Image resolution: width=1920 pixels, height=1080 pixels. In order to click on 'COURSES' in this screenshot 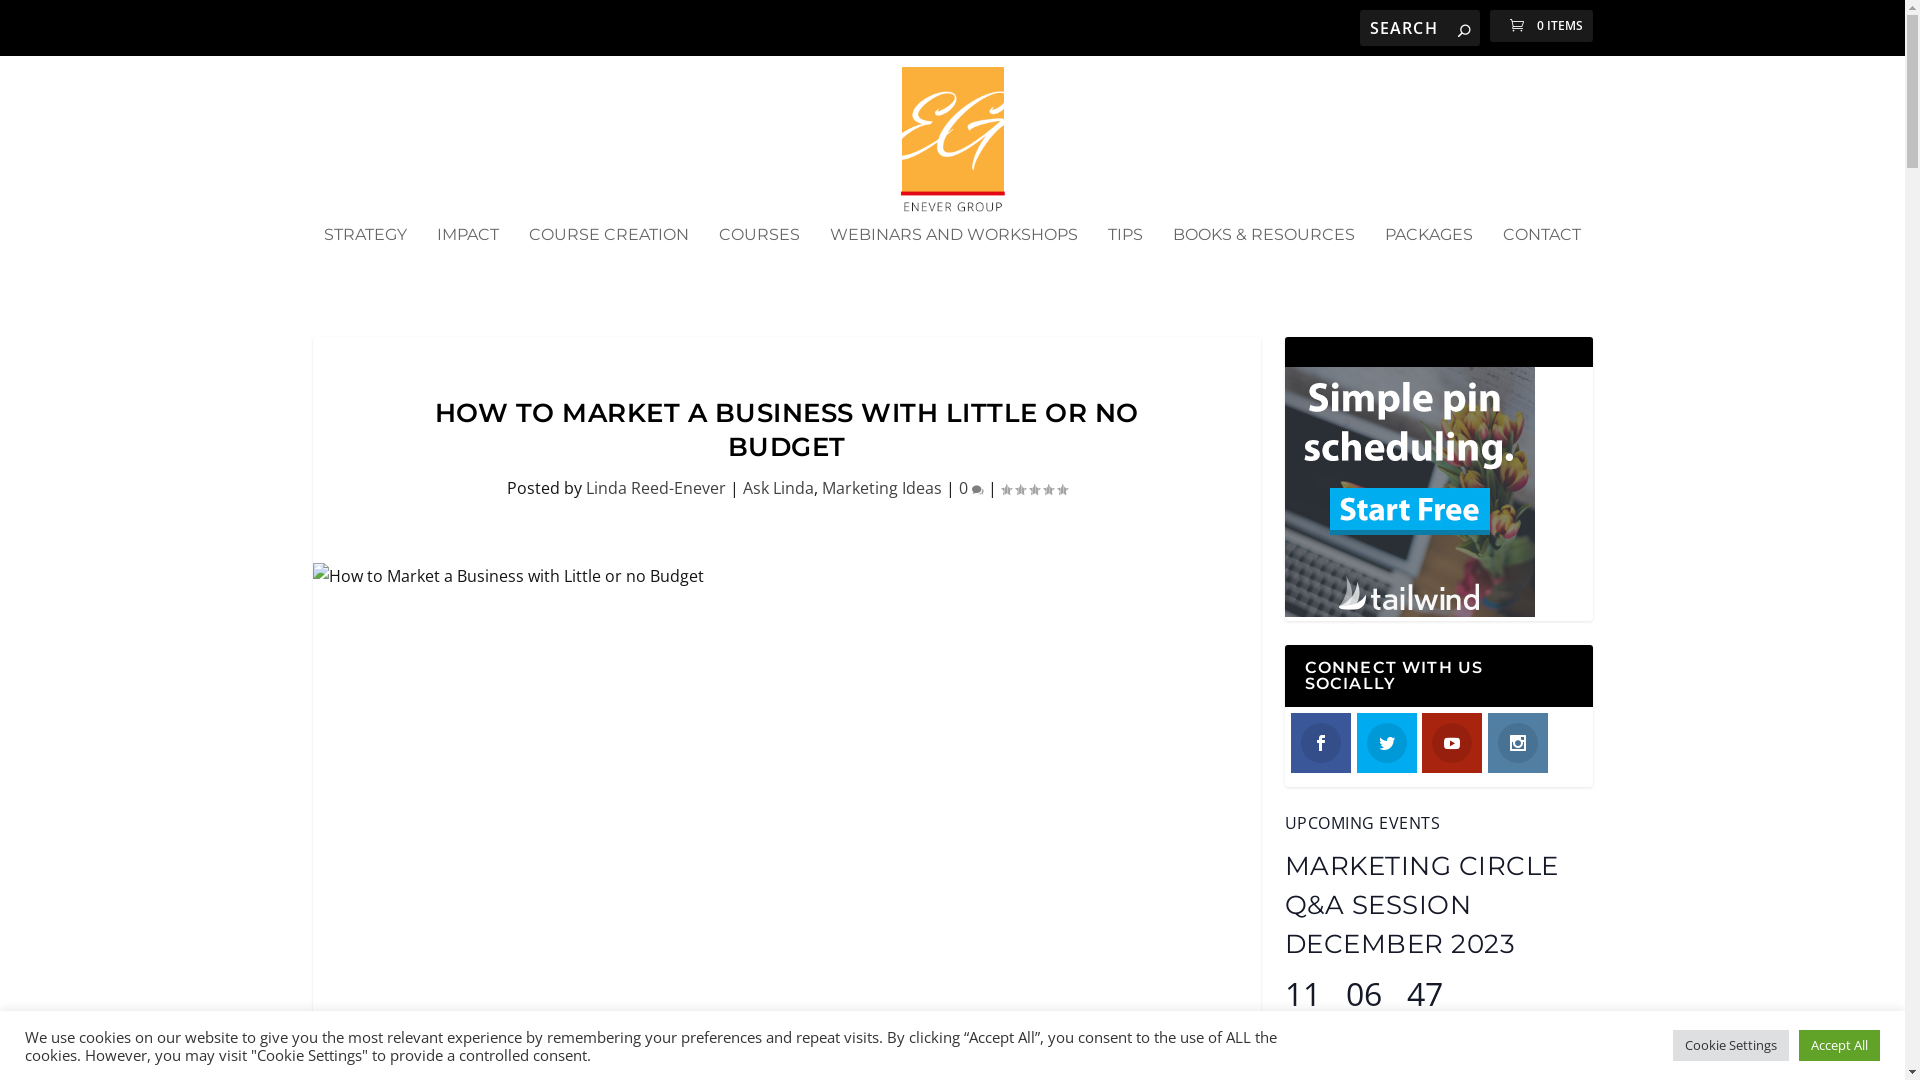, I will do `click(758, 261)`.